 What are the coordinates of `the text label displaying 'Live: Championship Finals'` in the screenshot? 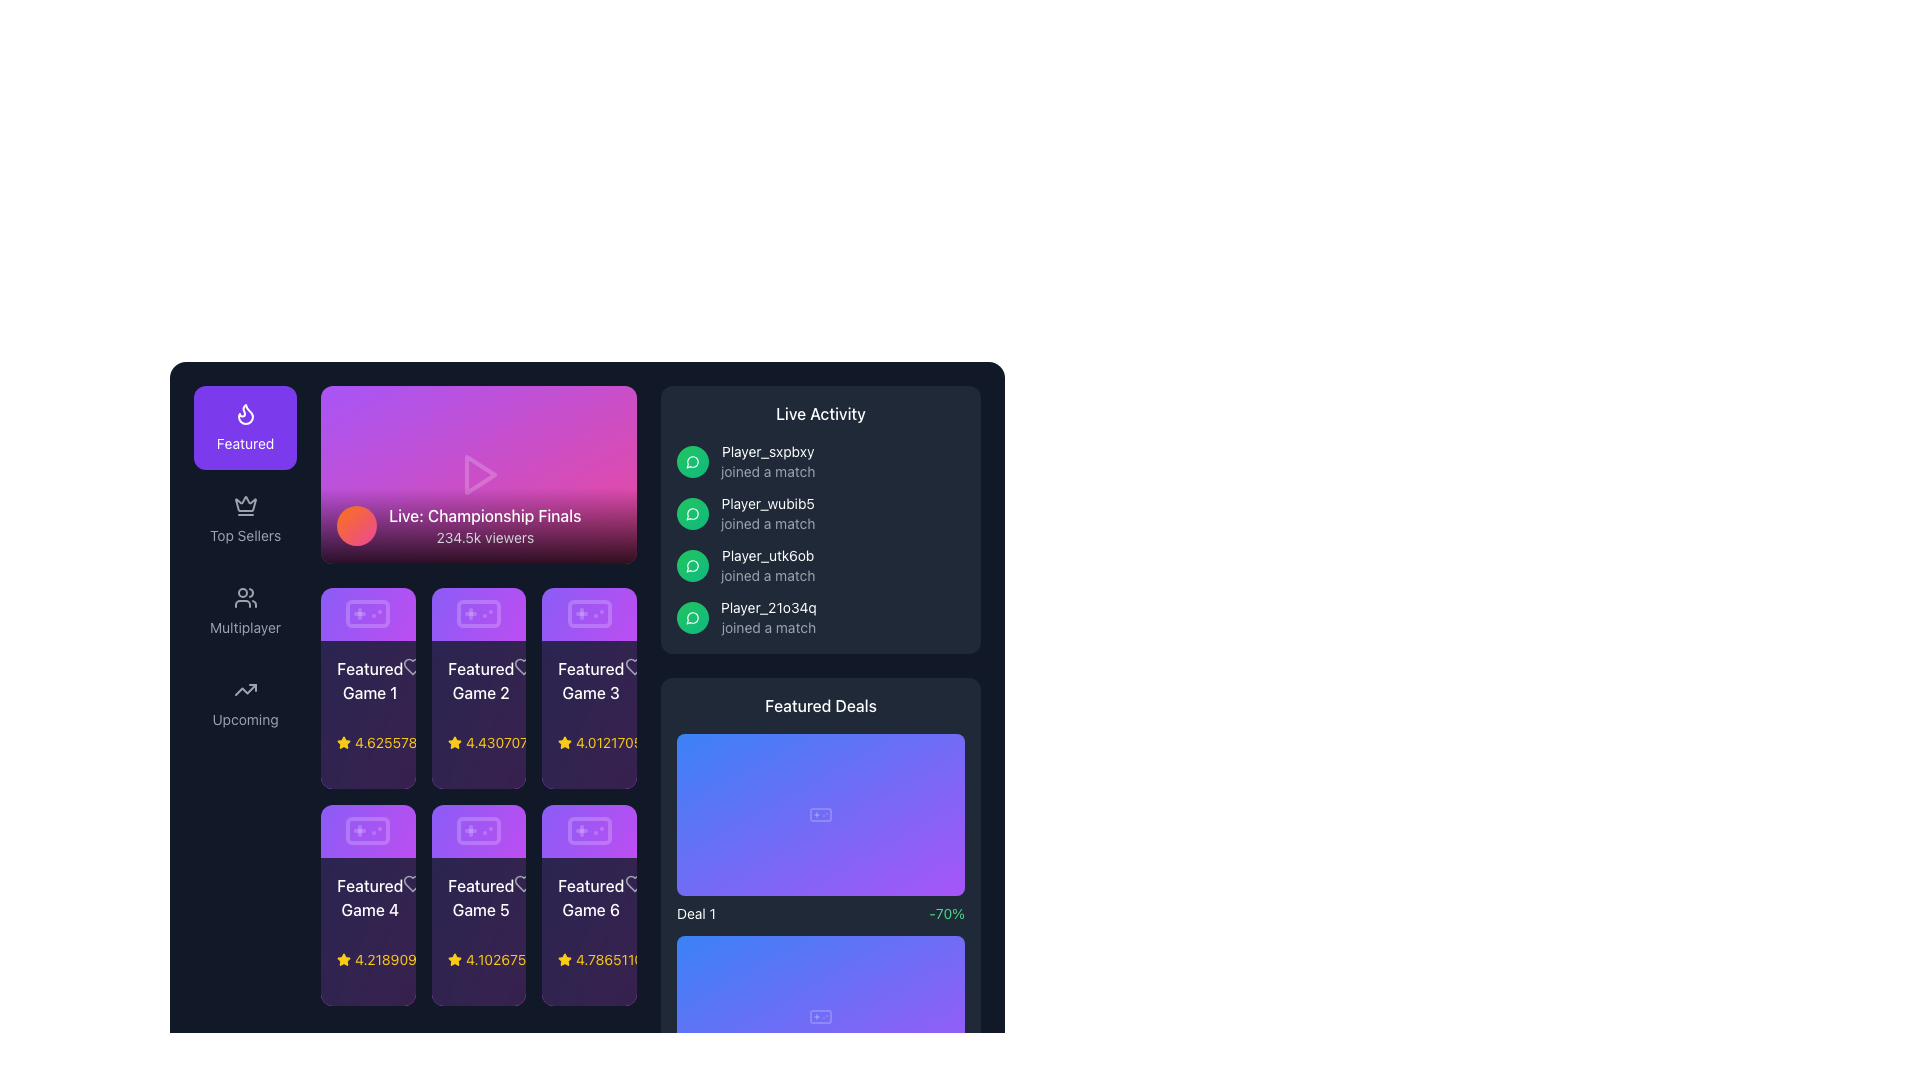 It's located at (485, 524).